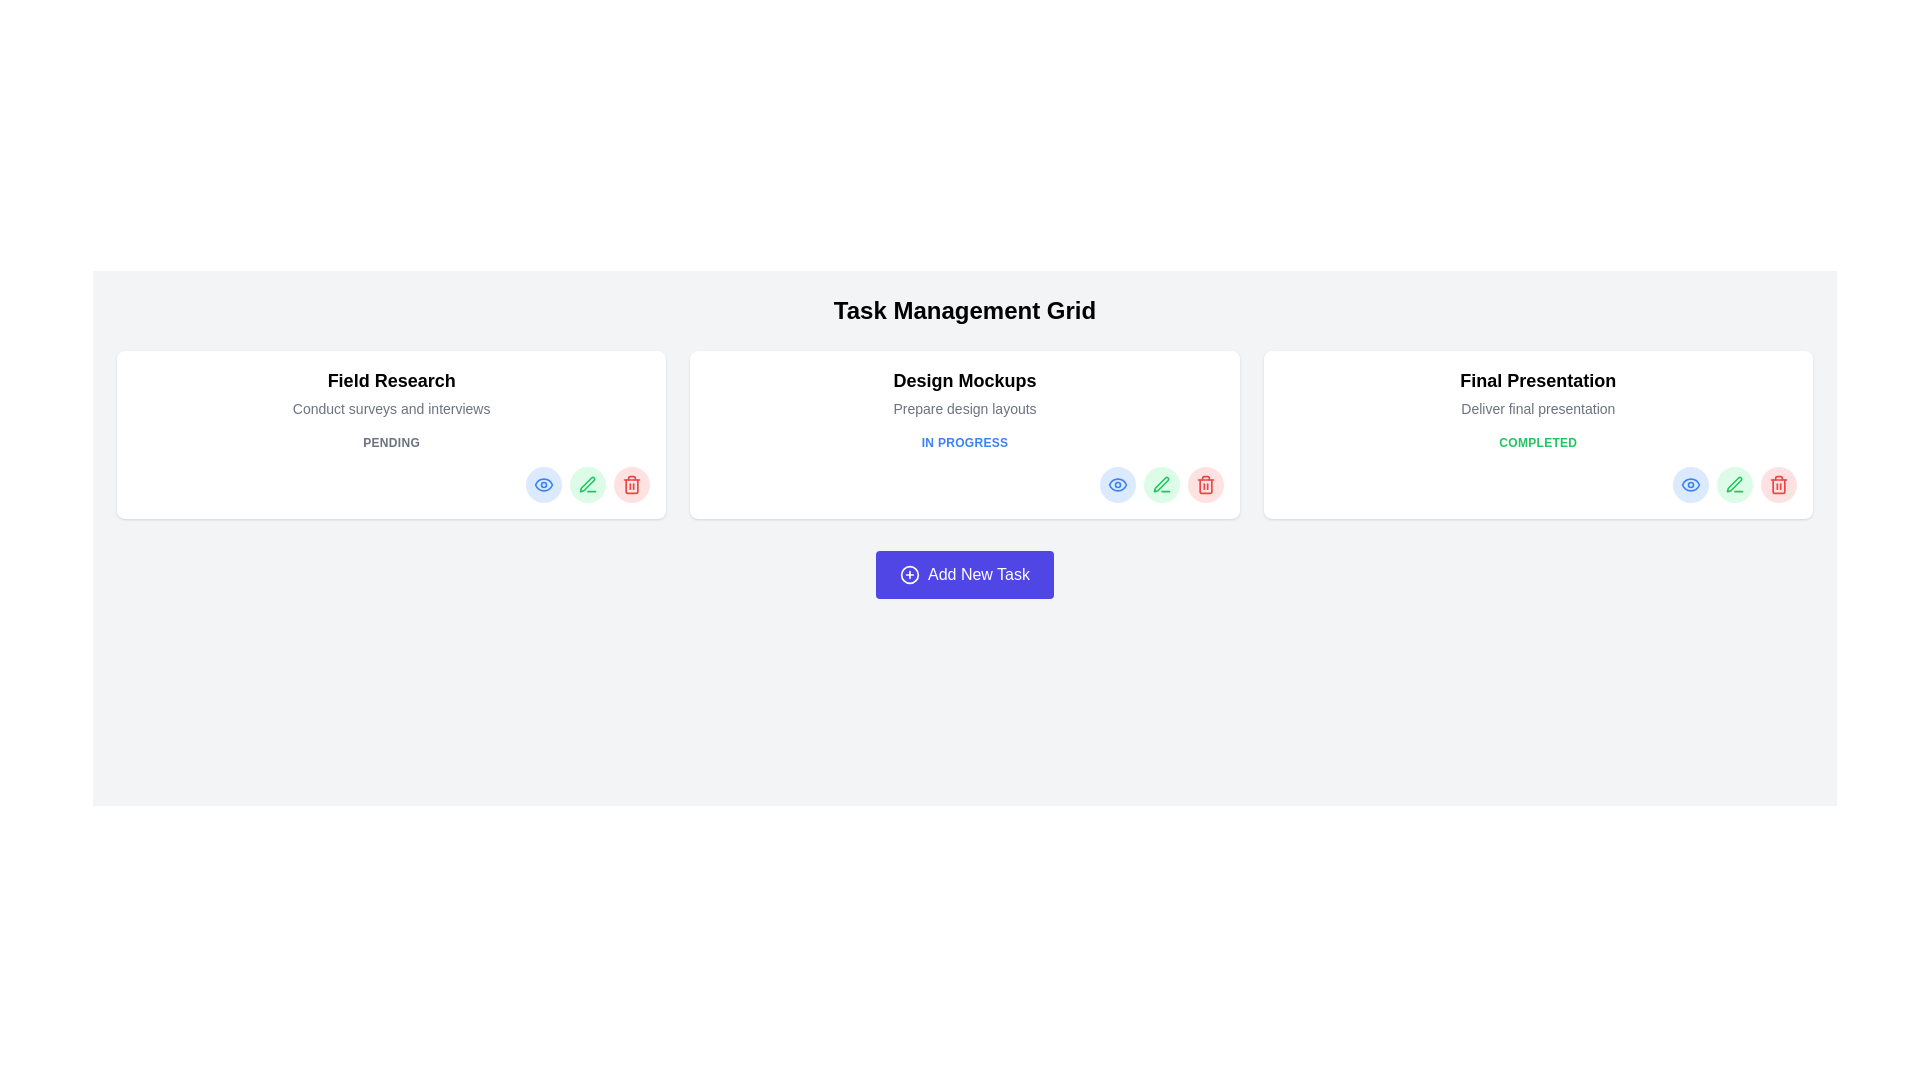 The image size is (1920, 1080). I want to click on the edit button for the 'Design Mockups' task, so click(1161, 485).